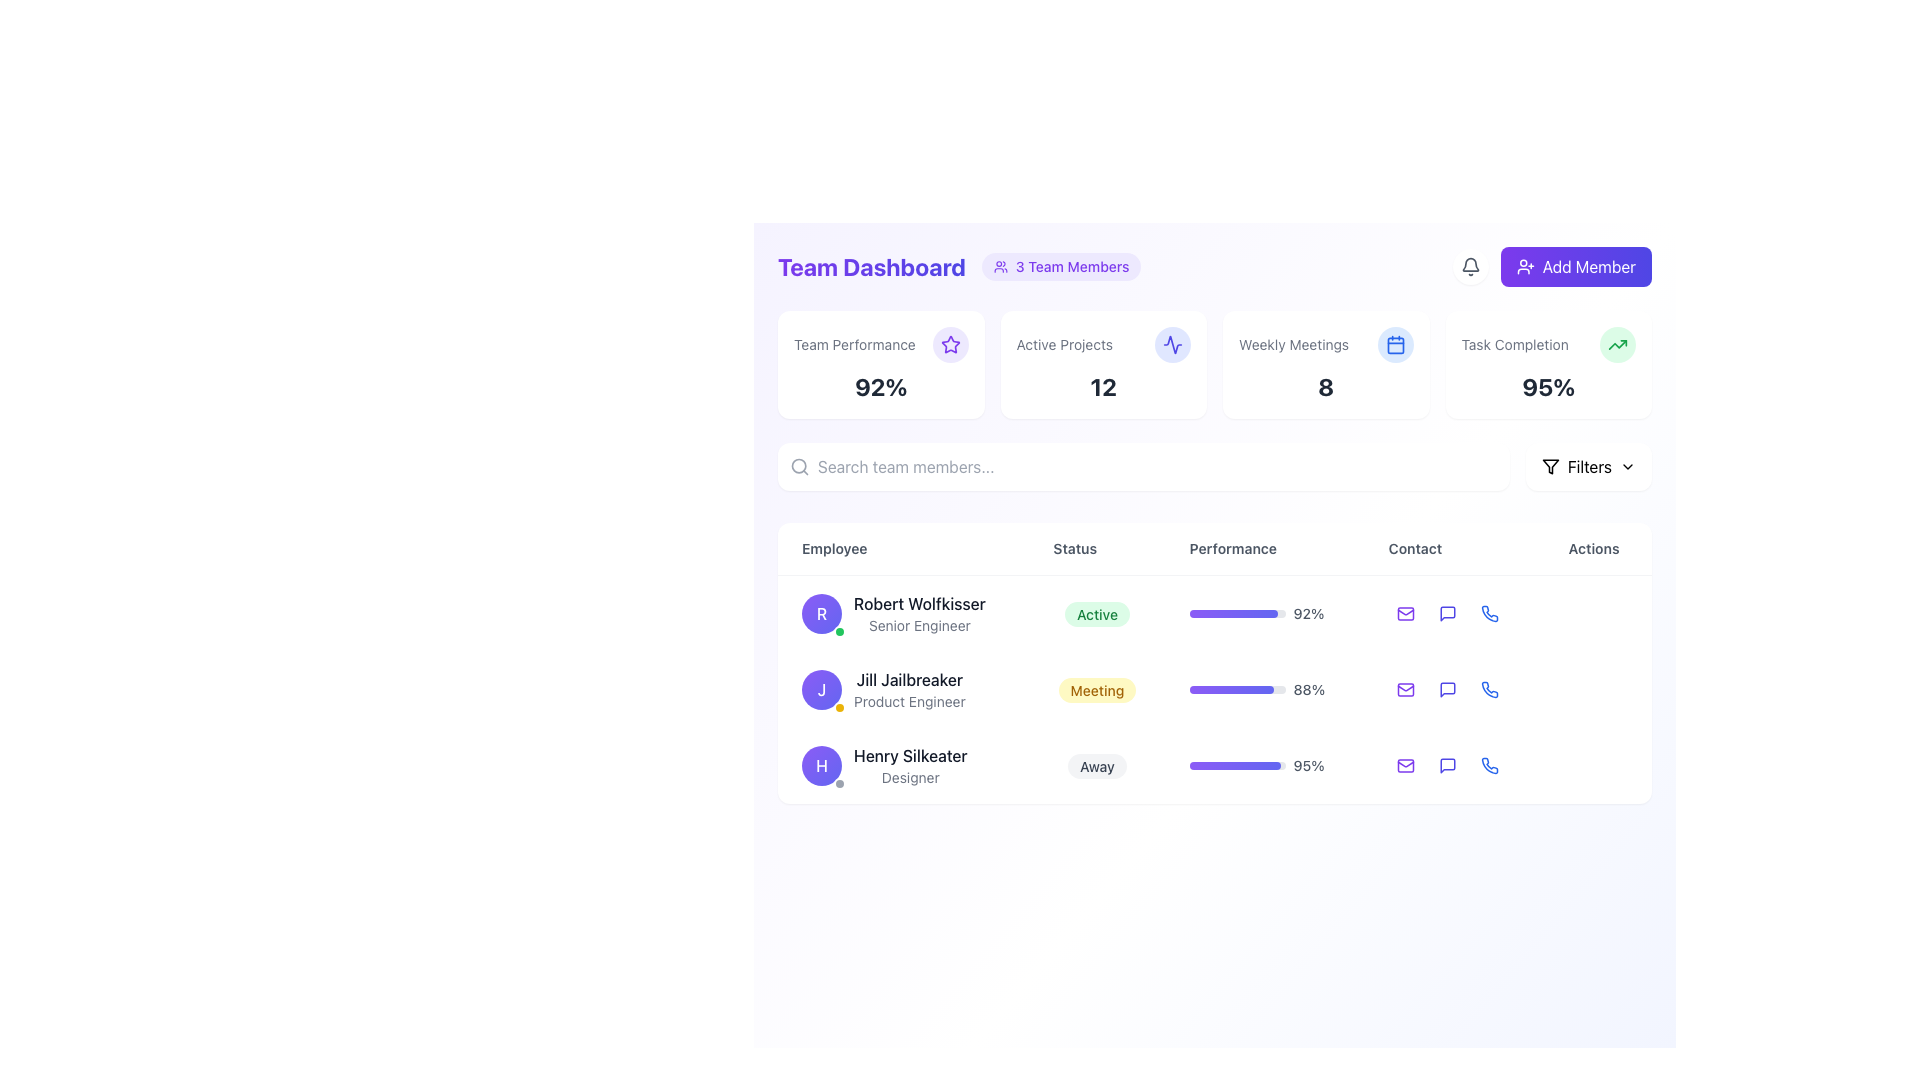 Image resolution: width=1920 pixels, height=1080 pixels. Describe the element at coordinates (1547, 343) in the screenshot. I see `the 'Task Completion' text label, which is styled in a smaller font size and muted gray color, located in the top-right corner of the dashboard interface, next to a circular green badge with an upwards trending arrow` at that location.